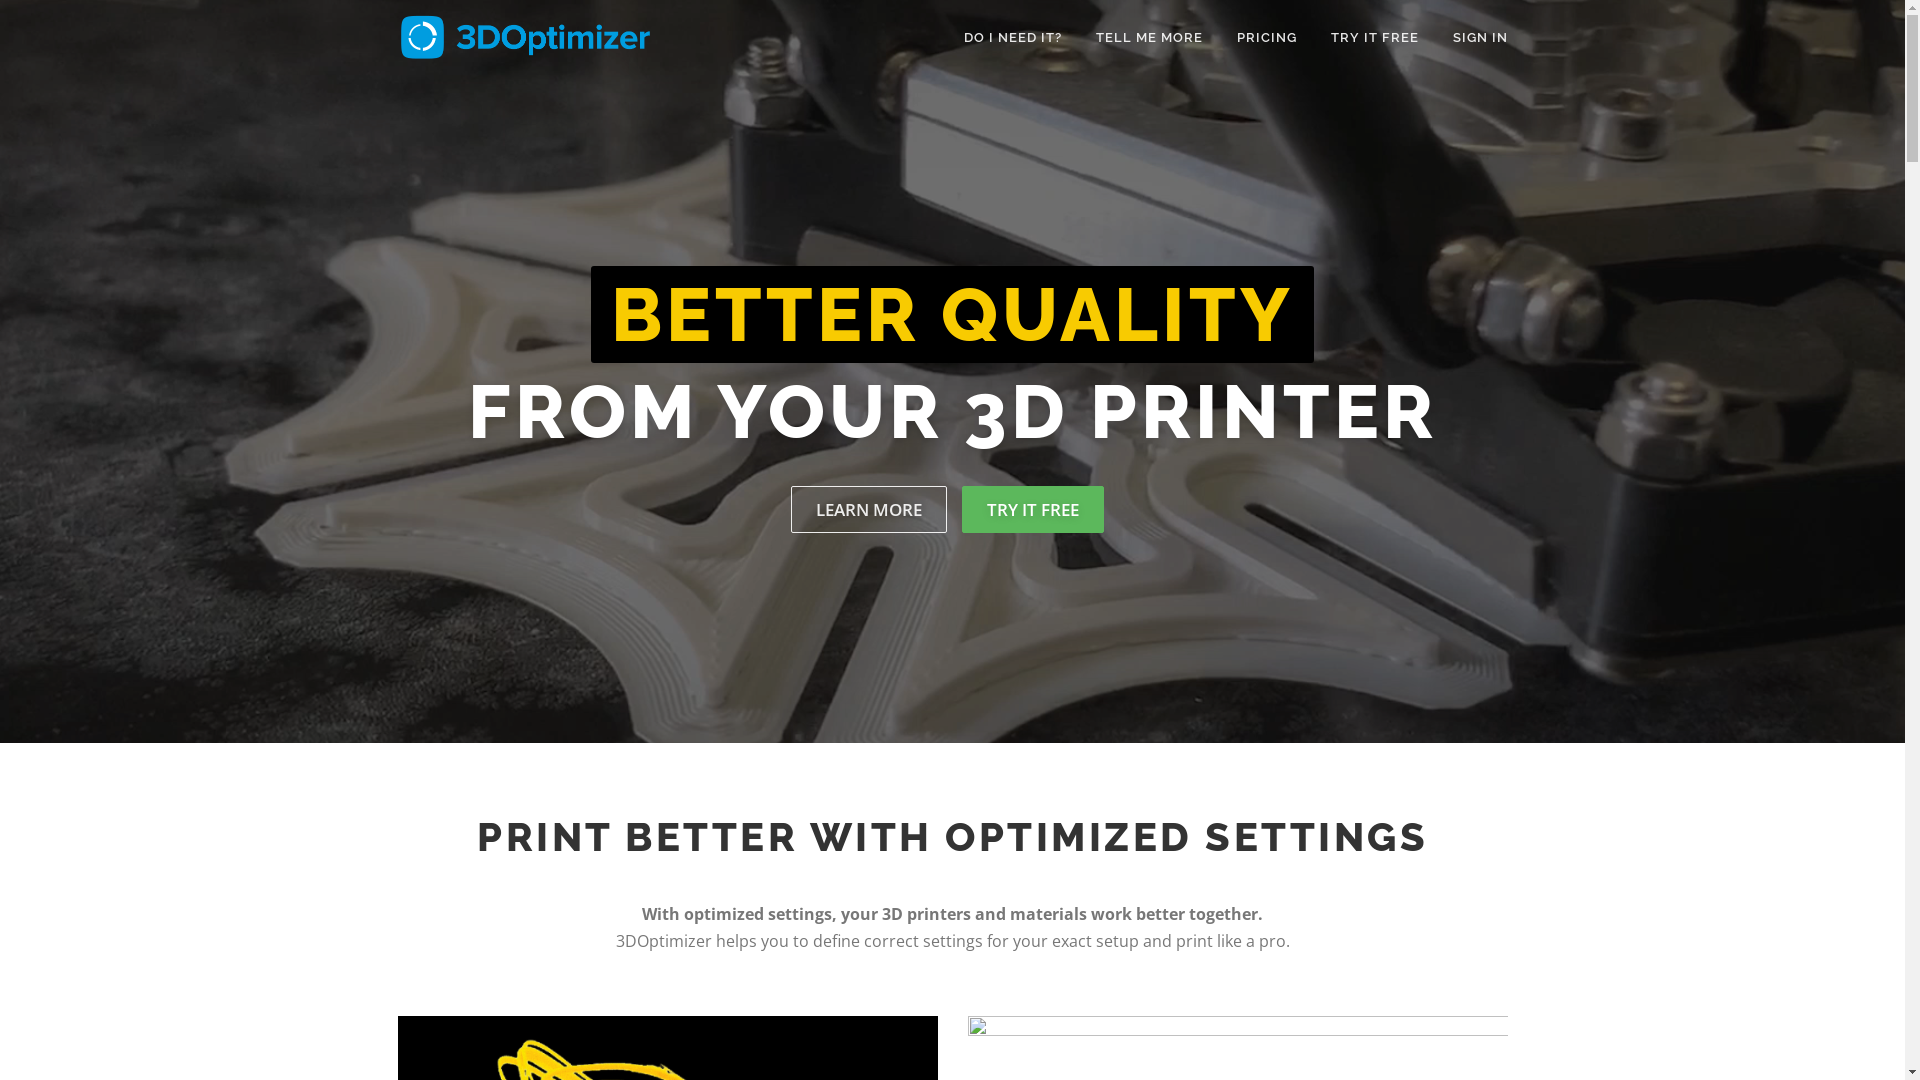 This screenshot has height=1080, width=1920. What do you see at coordinates (868, 508) in the screenshot?
I see `'LEARN MORE'` at bounding box center [868, 508].